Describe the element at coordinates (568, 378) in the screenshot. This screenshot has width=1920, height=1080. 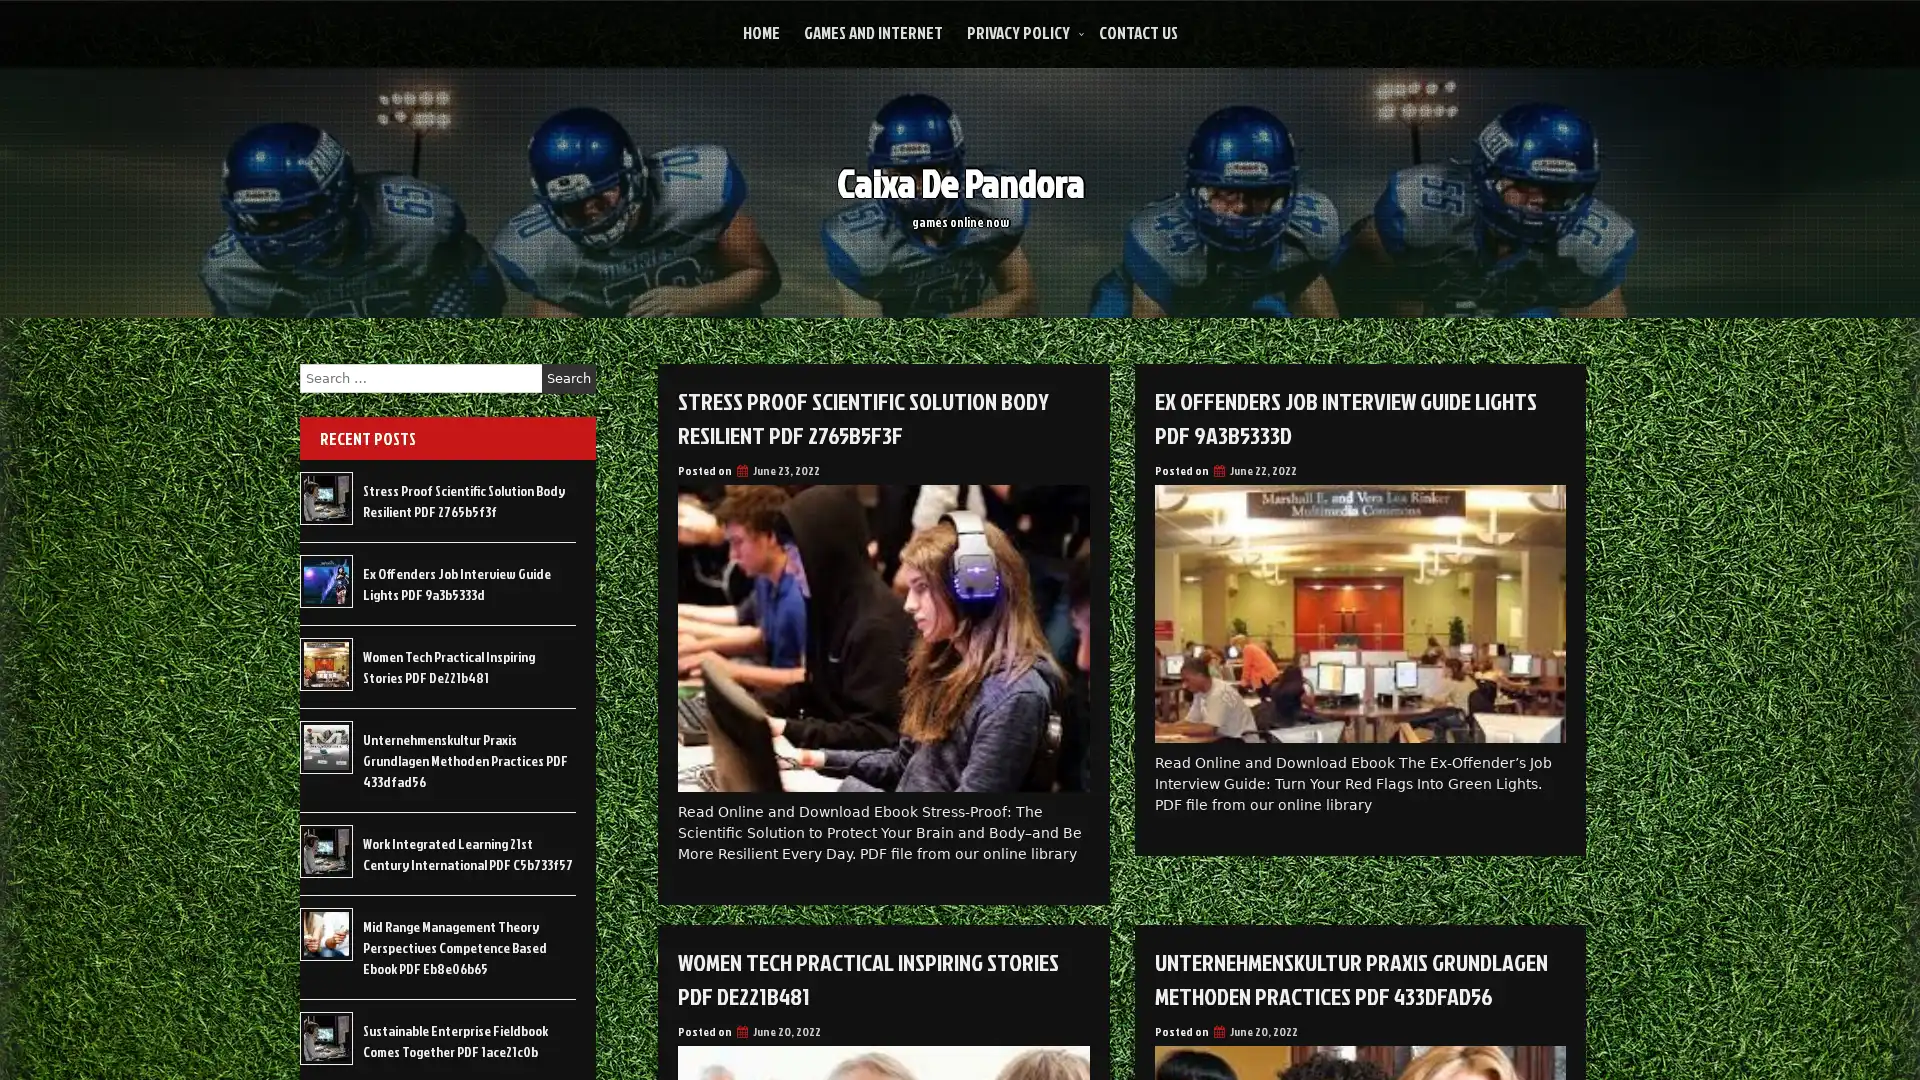
I see `Search` at that location.